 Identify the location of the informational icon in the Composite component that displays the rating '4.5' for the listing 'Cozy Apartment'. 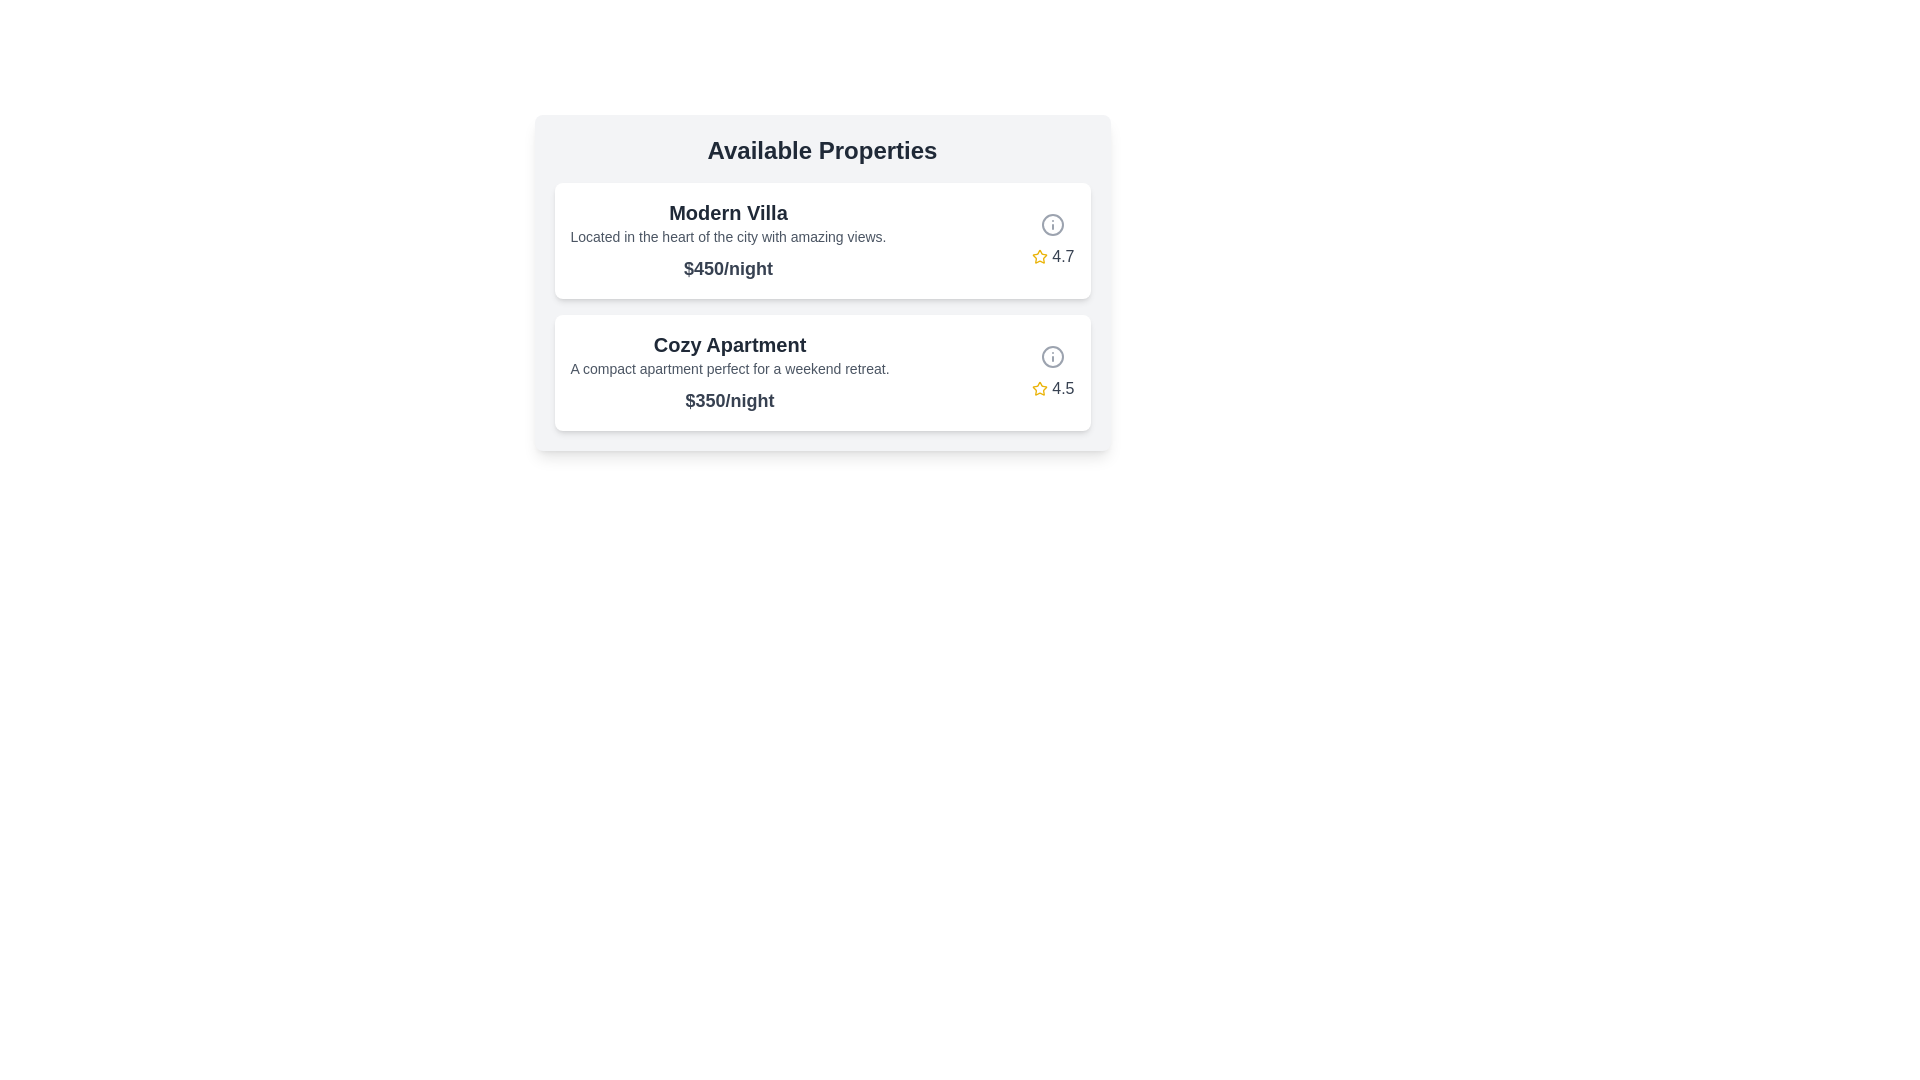
(1052, 373).